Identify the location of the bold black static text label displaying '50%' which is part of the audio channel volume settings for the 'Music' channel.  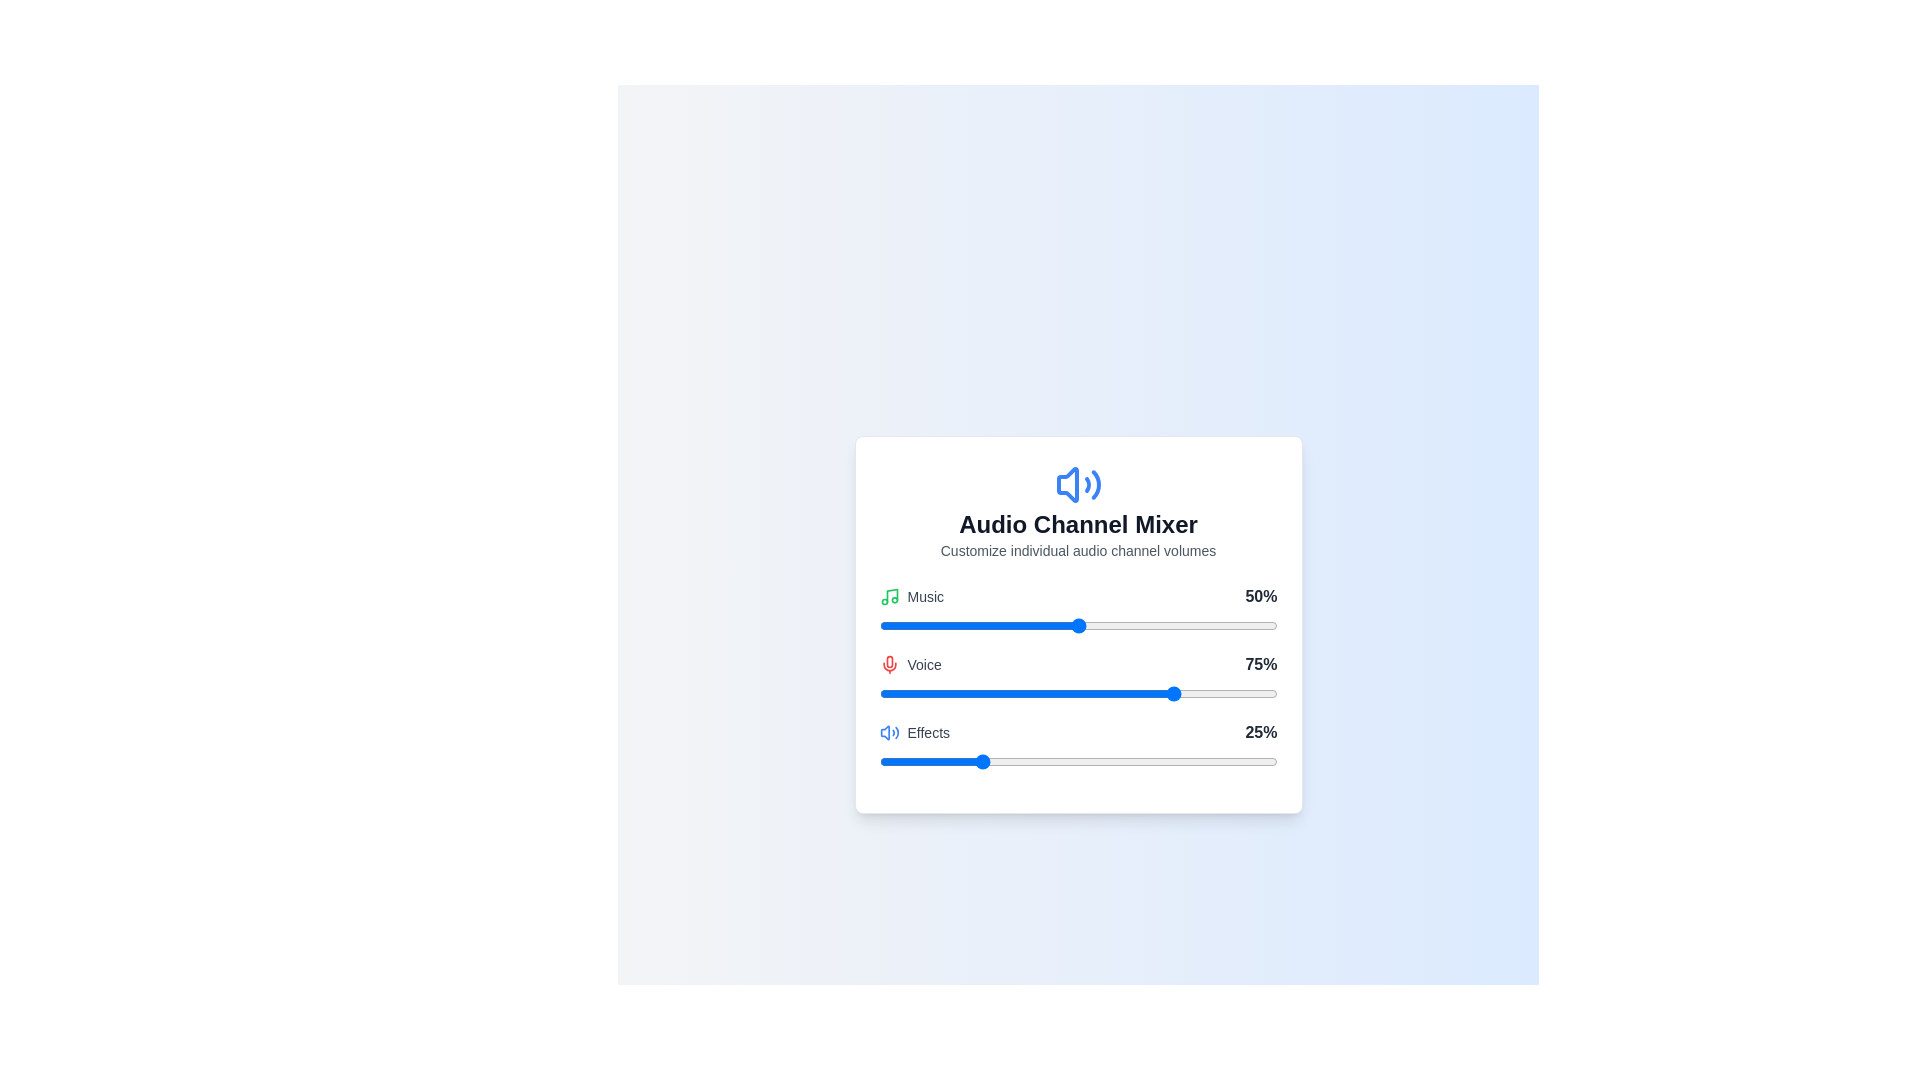
(1260, 596).